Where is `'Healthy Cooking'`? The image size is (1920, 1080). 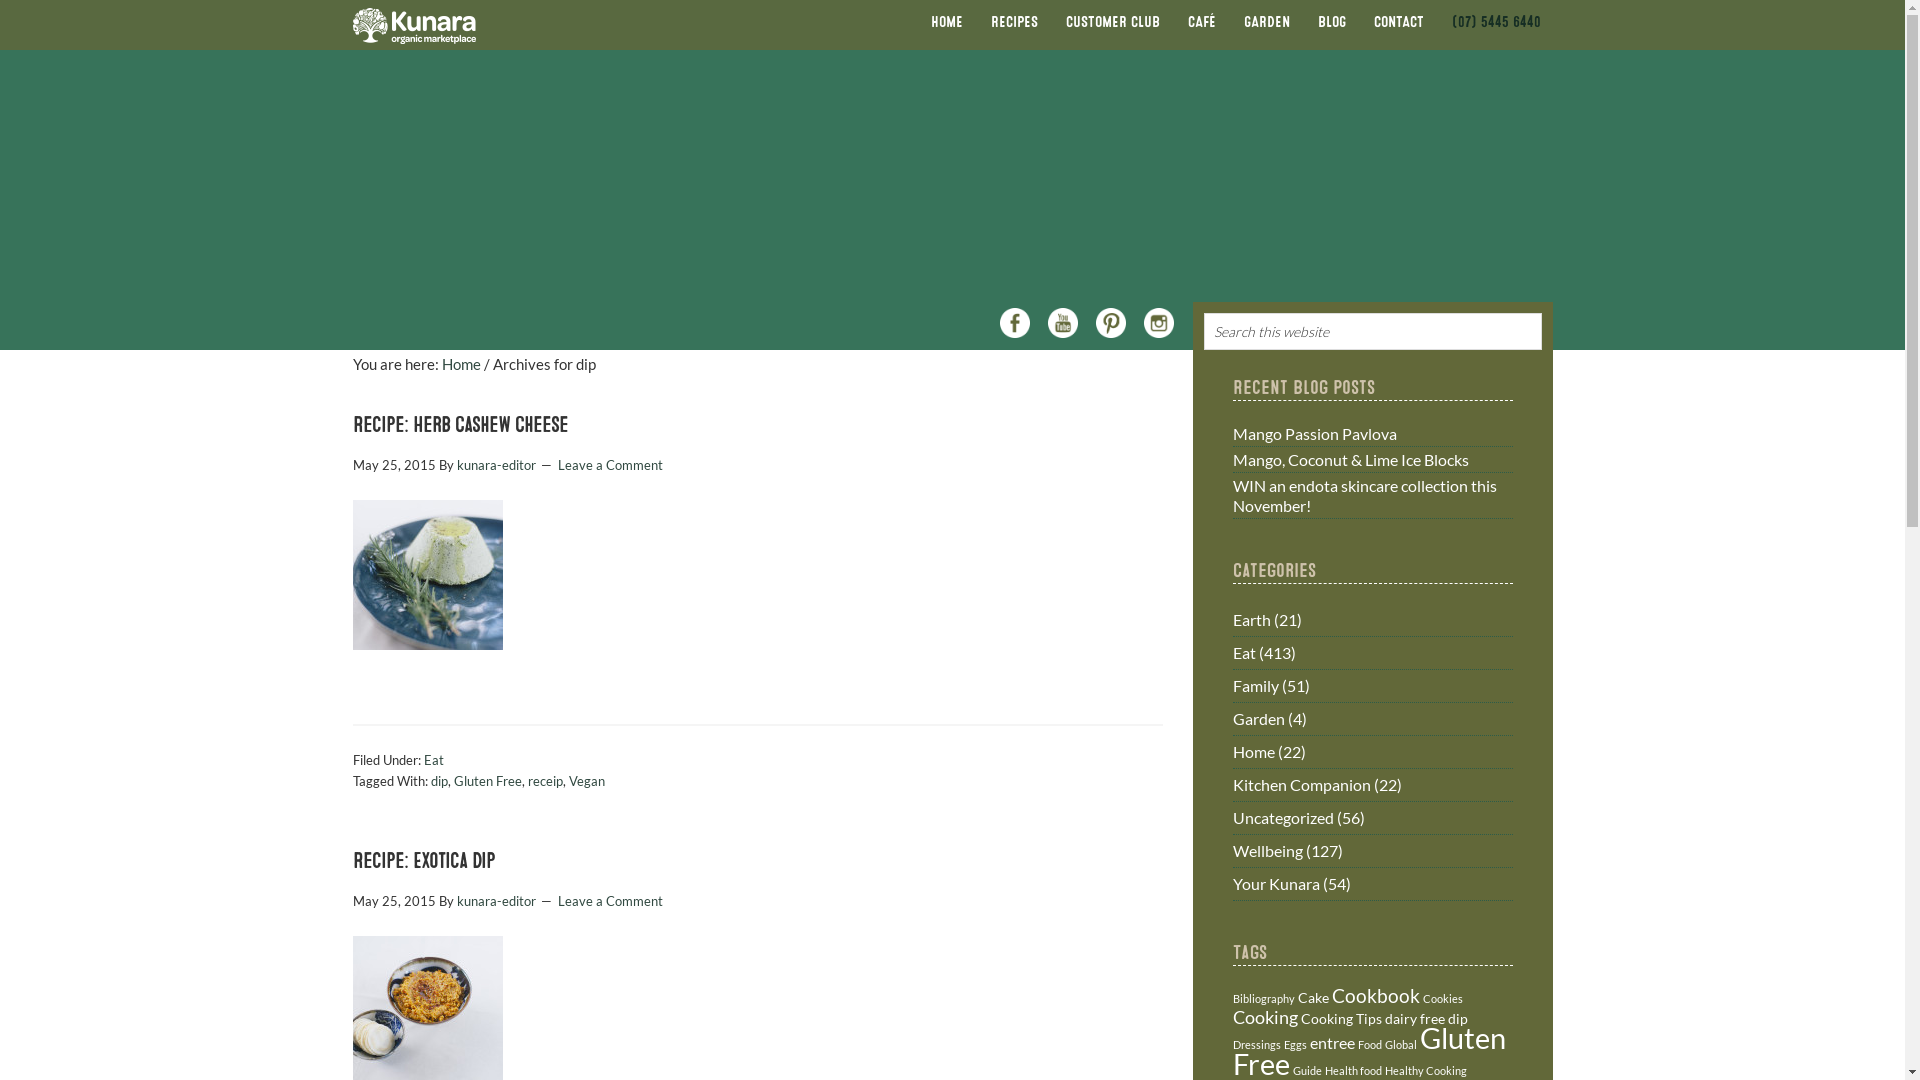 'Healthy Cooking' is located at coordinates (1382, 1069).